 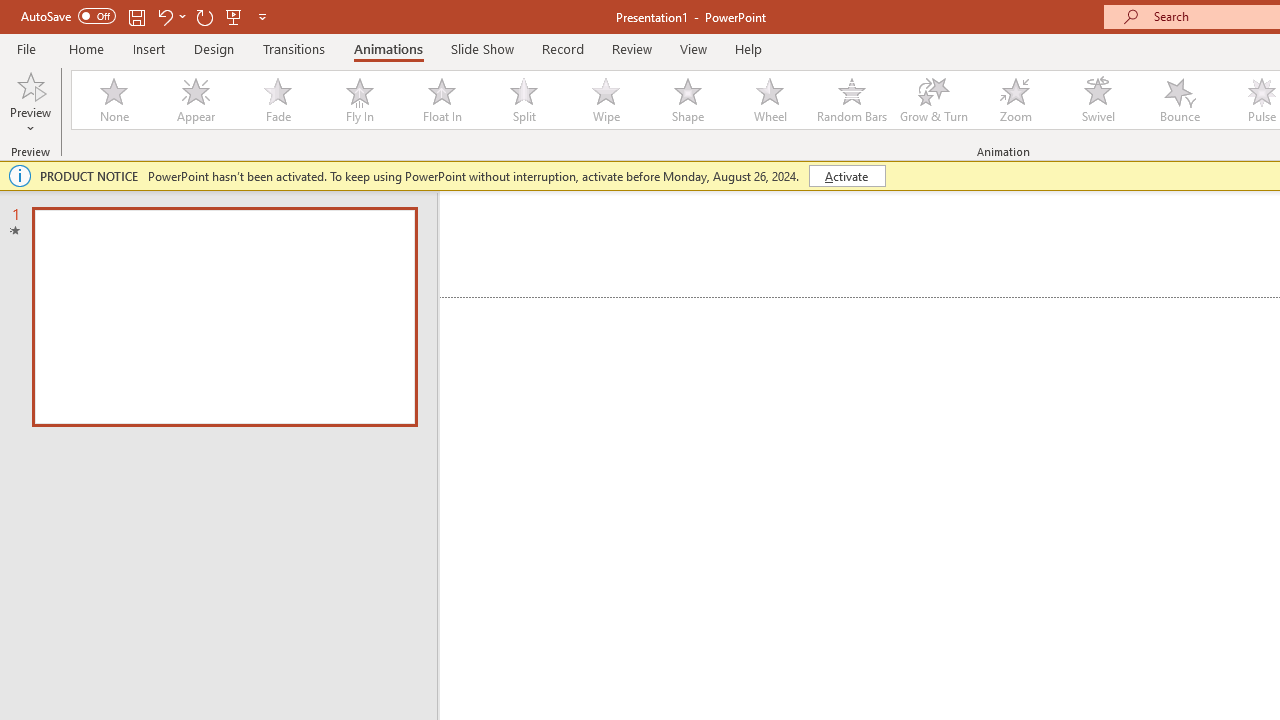 What do you see at coordinates (276, 100) in the screenshot?
I see `'Fade'` at bounding box center [276, 100].